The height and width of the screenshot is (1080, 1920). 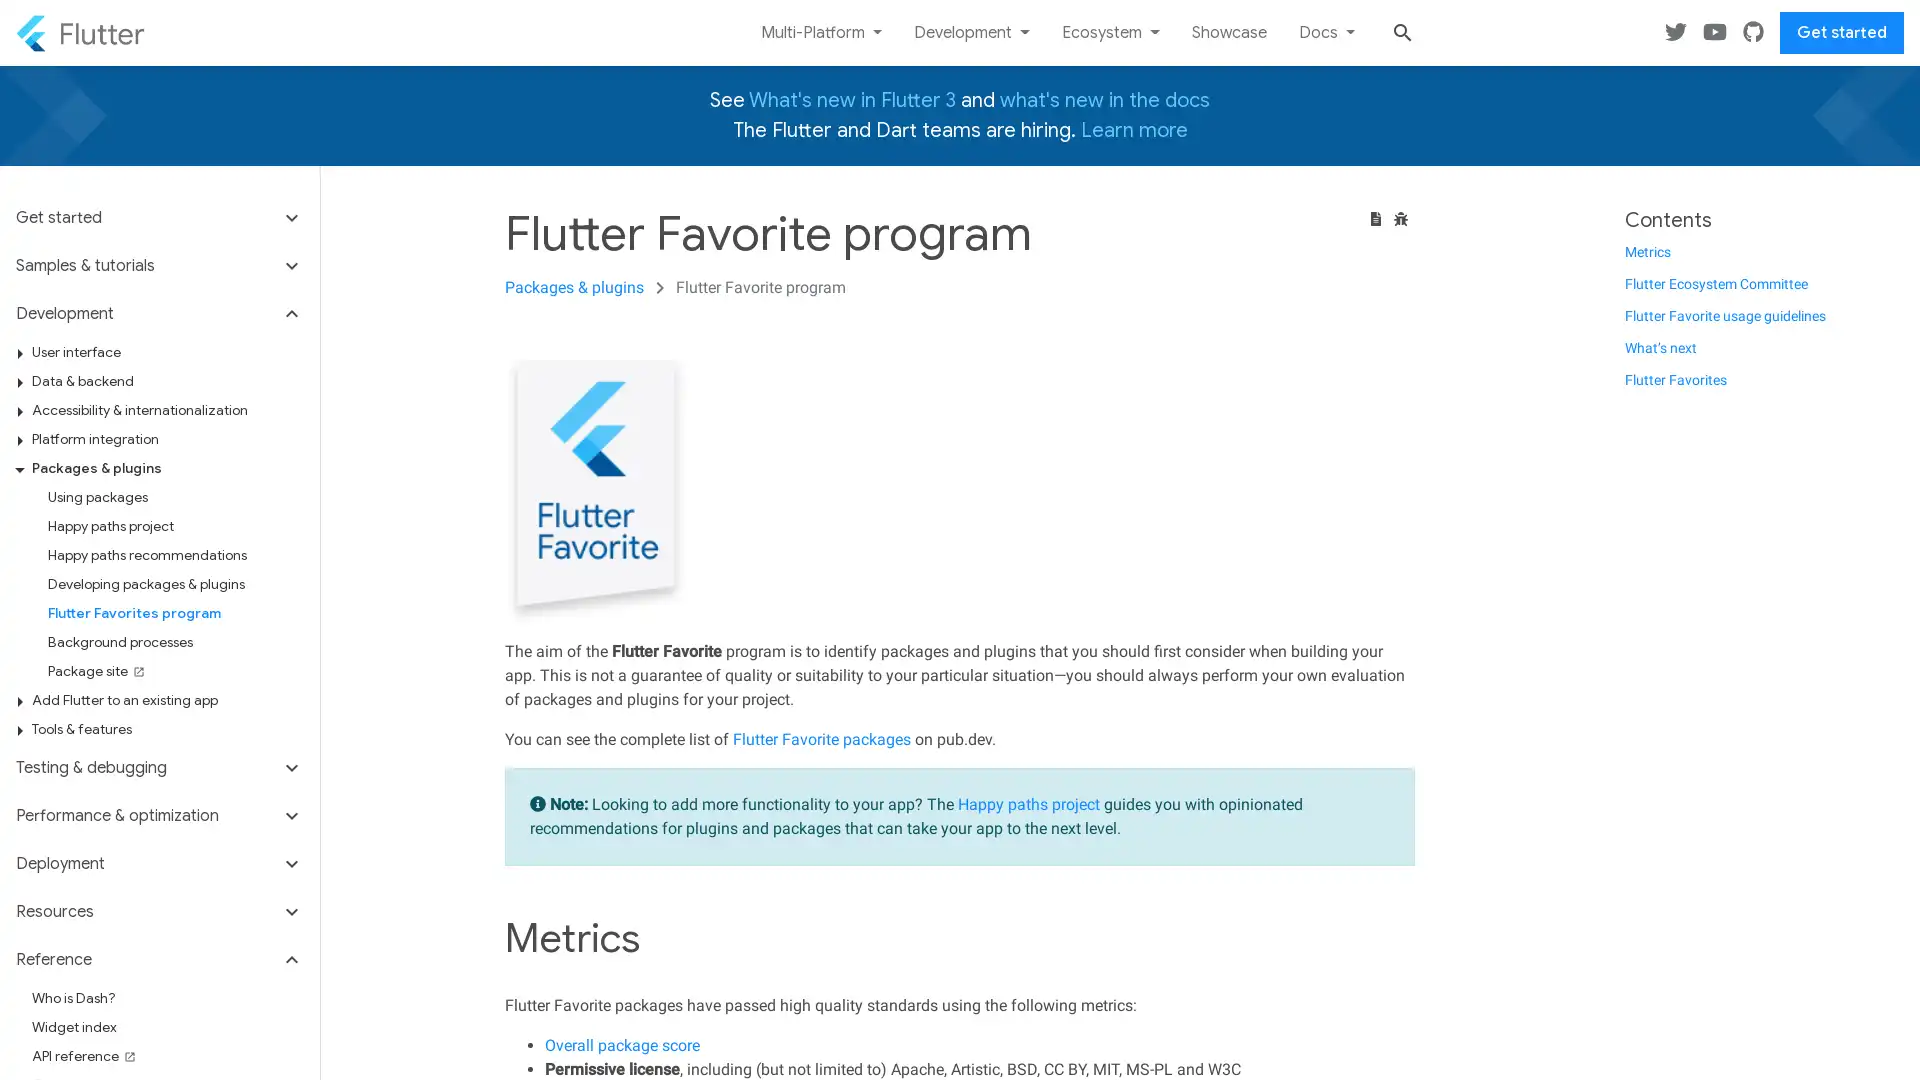 I want to click on arrow_drop_down Packages & plugins, so click(x=167, y=468).